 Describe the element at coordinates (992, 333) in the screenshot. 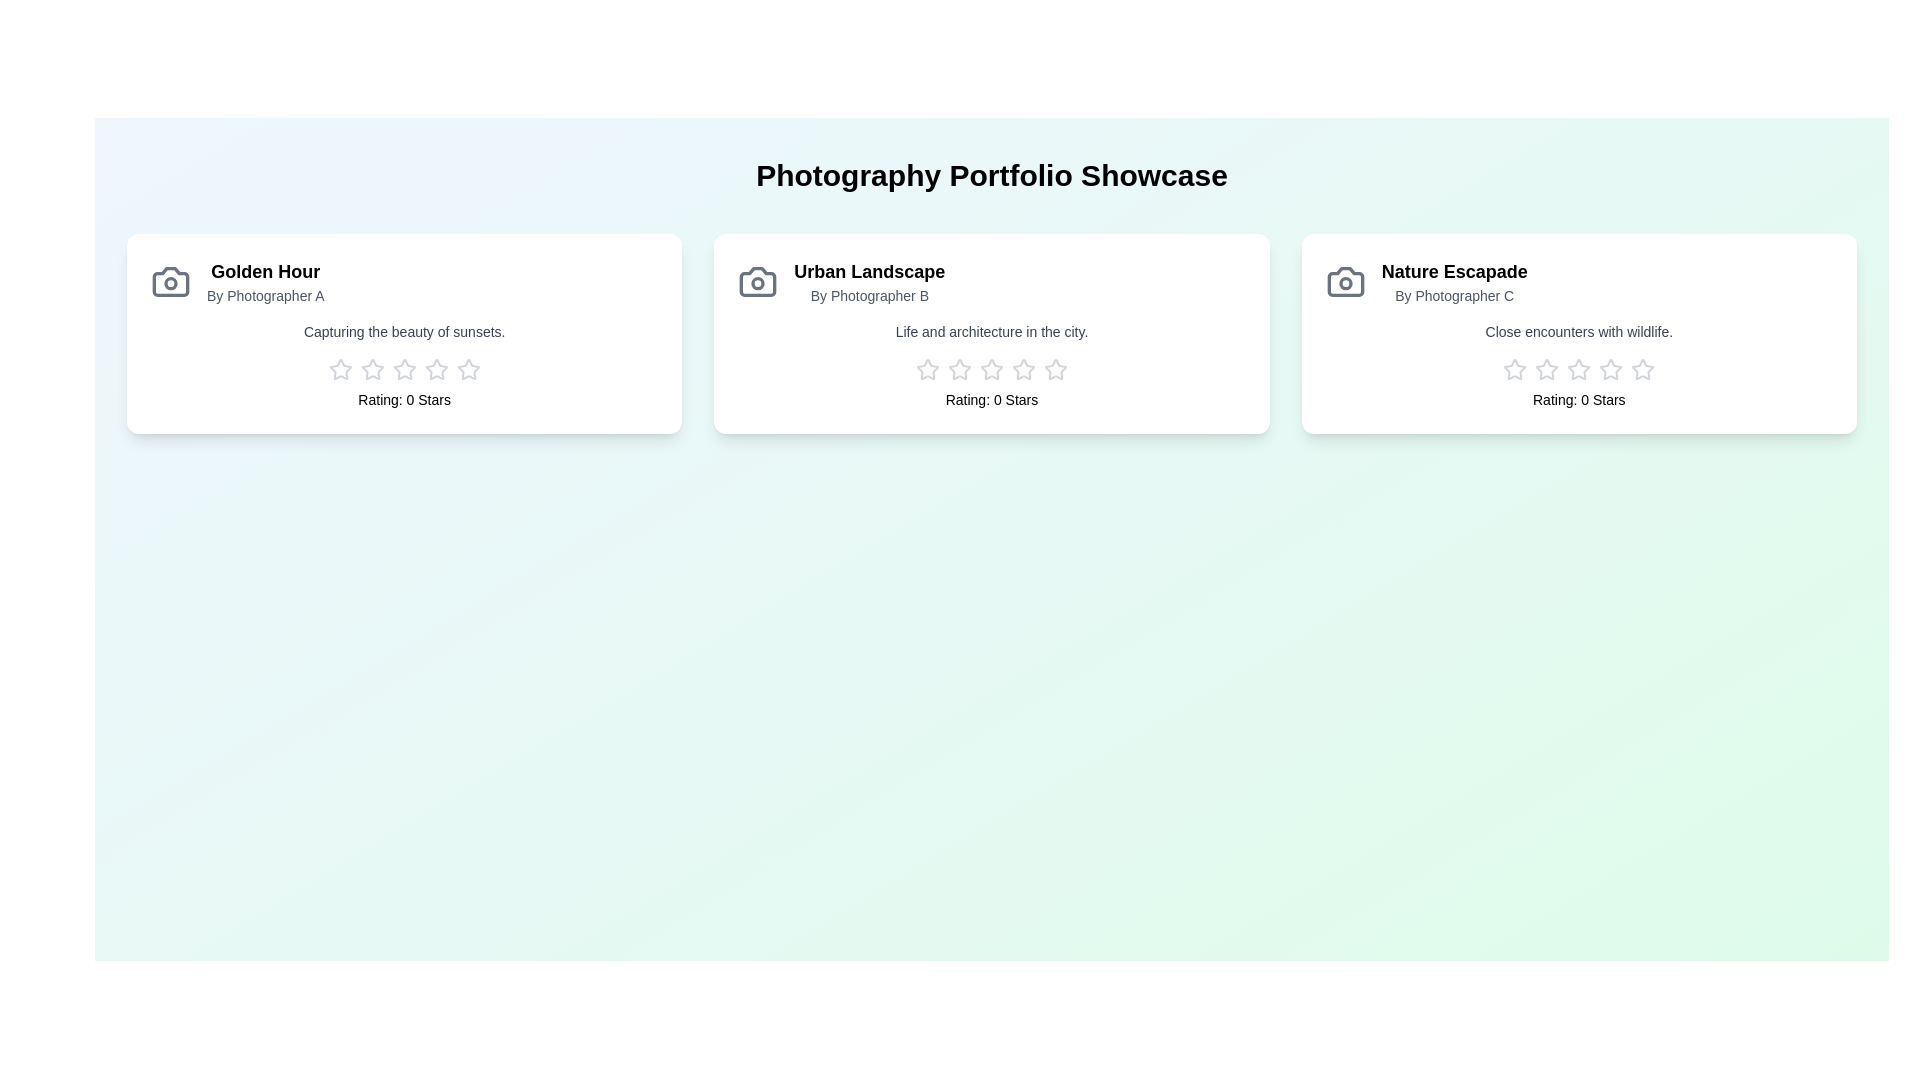

I see `the portfolio card for Urban Landscape` at that location.